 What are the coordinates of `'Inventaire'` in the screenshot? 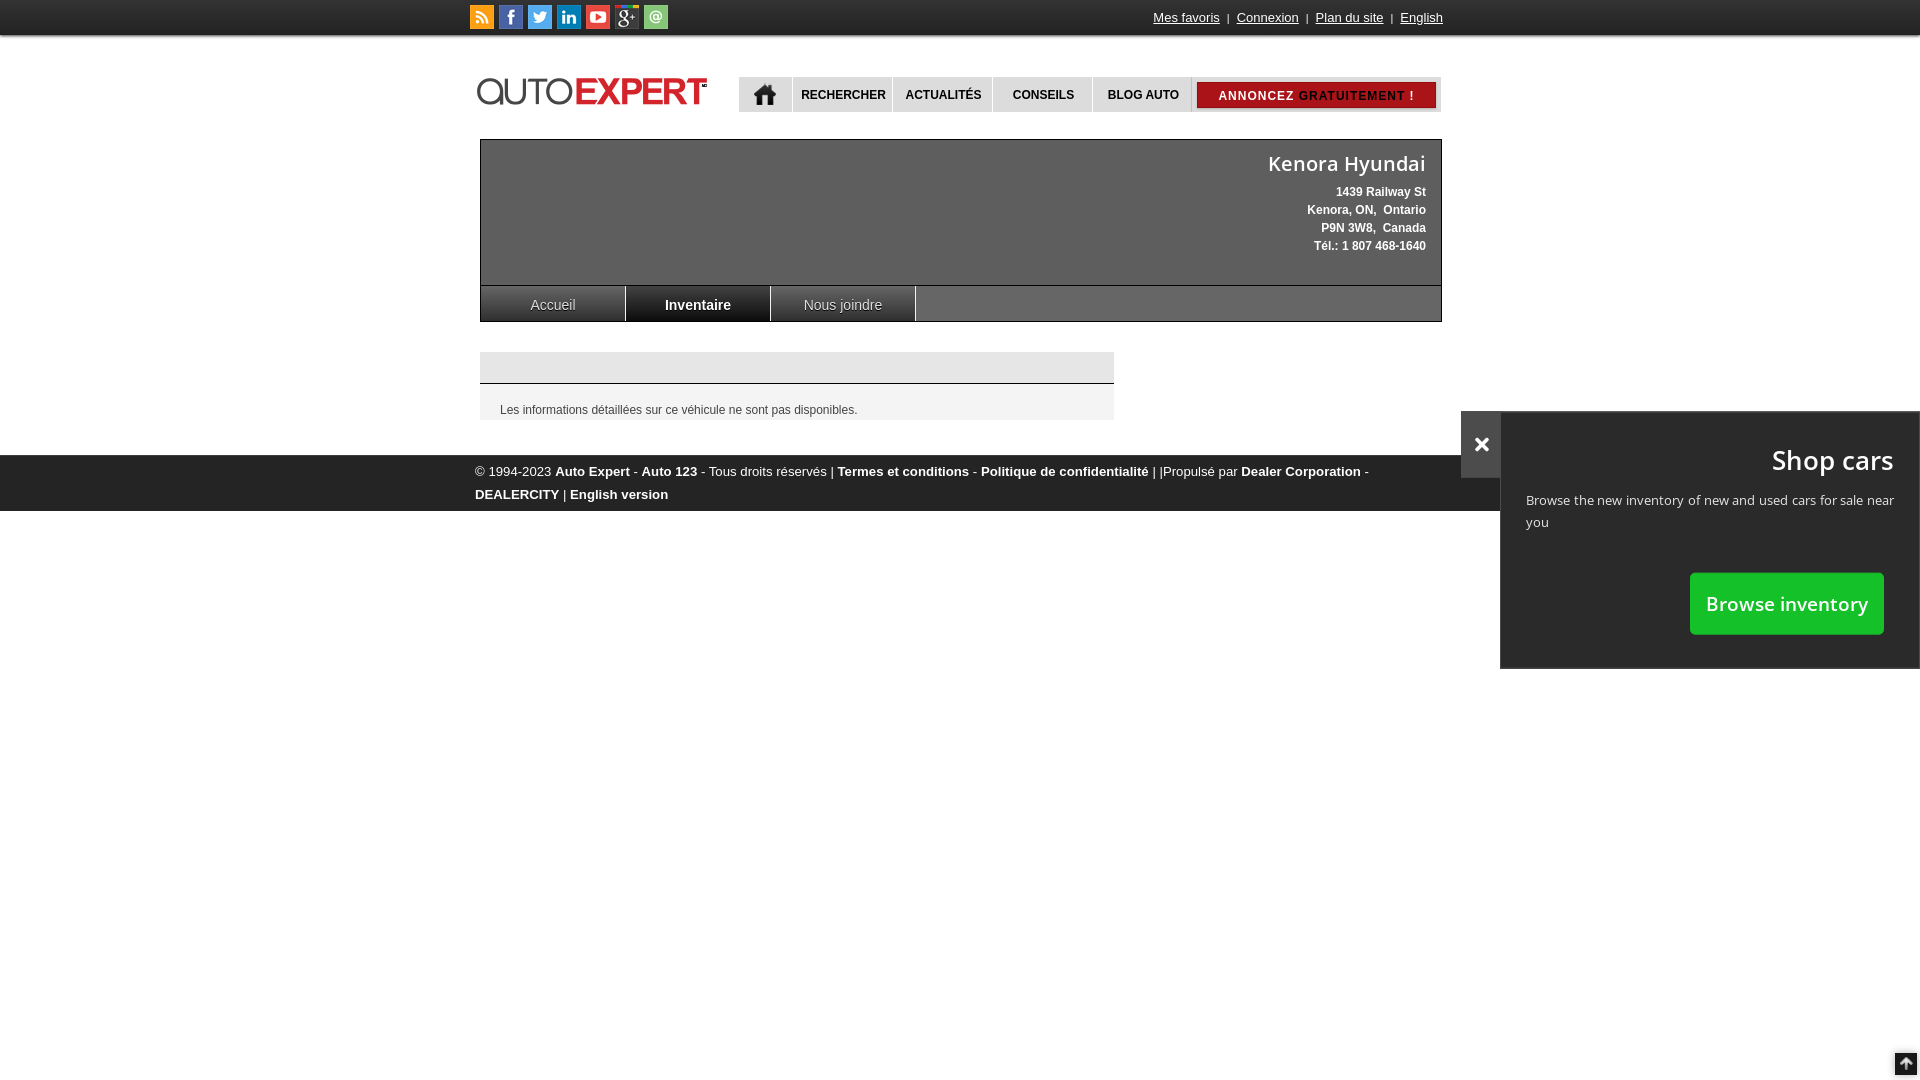 It's located at (698, 303).